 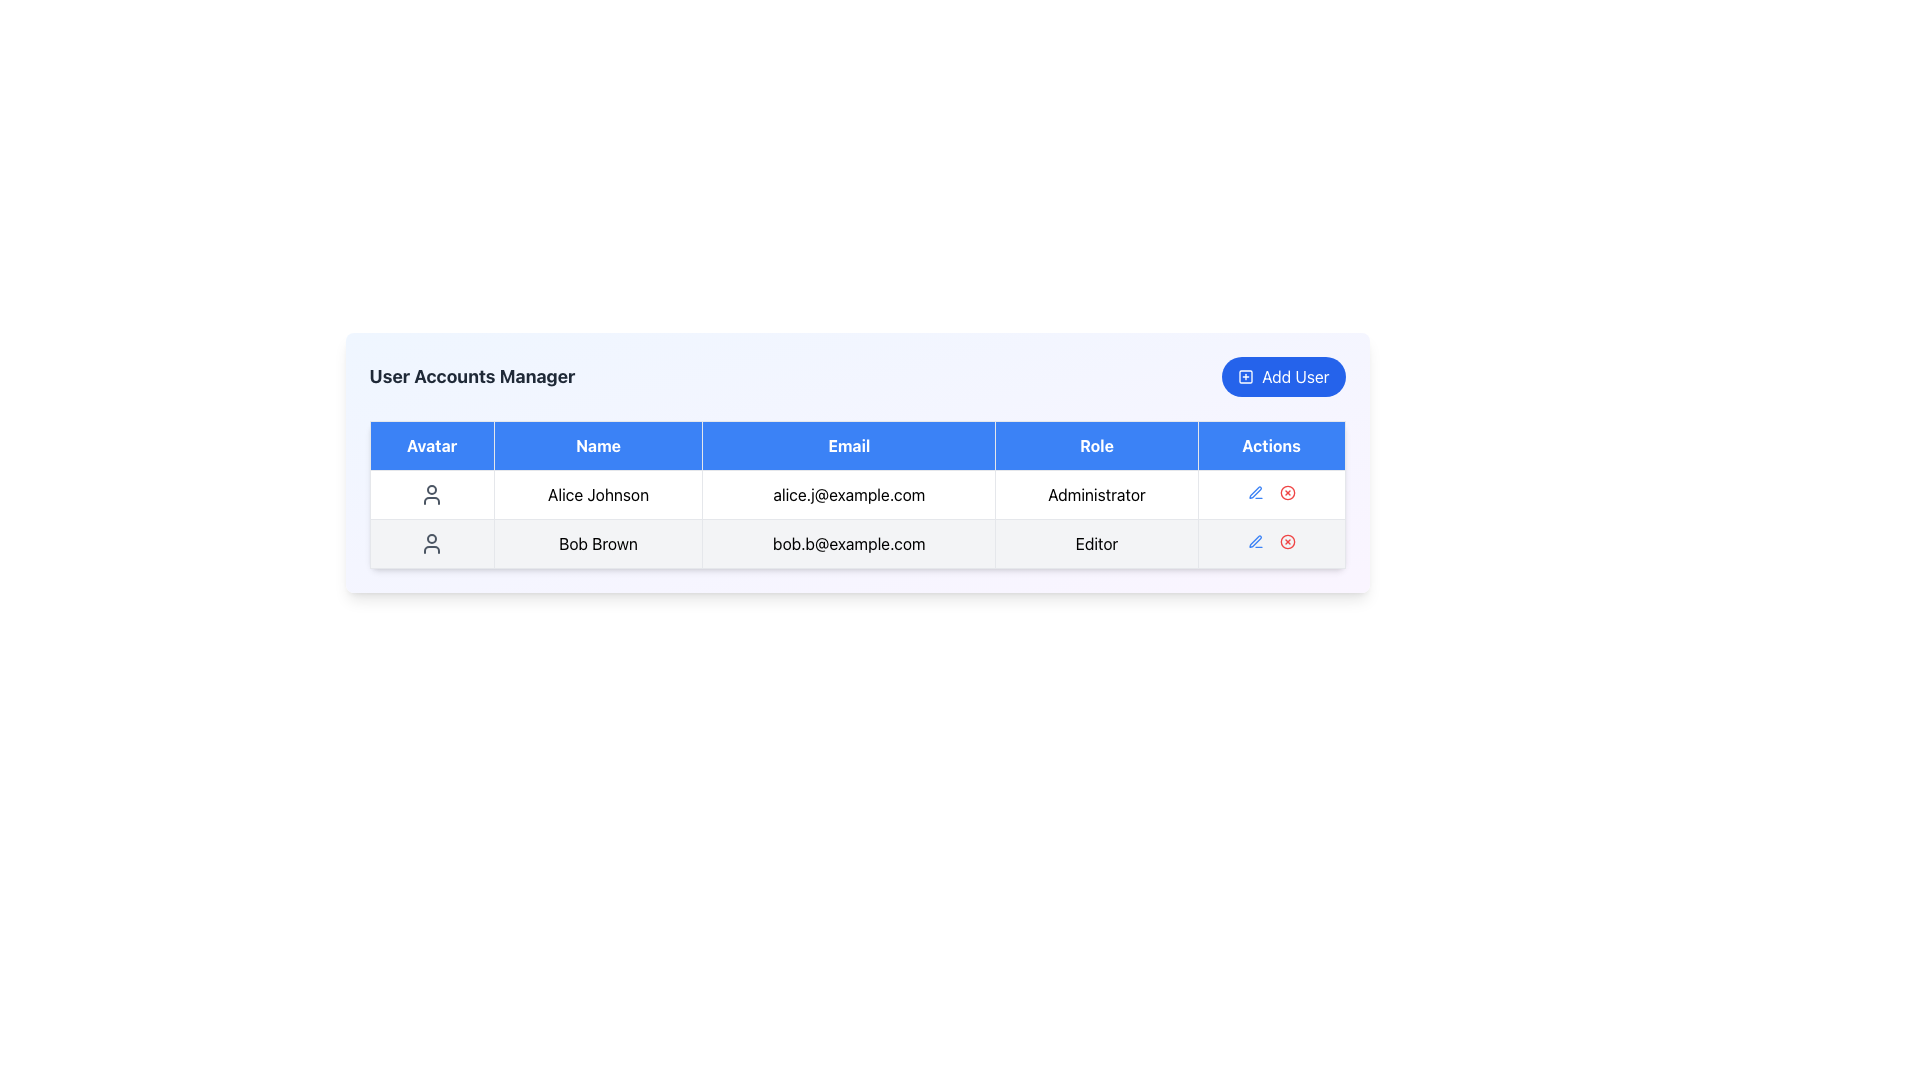 What do you see at coordinates (431, 494) in the screenshot?
I see `the user icon representing Alice Johnson in the Avatar column of the User Accounts Manager interface` at bounding box center [431, 494].